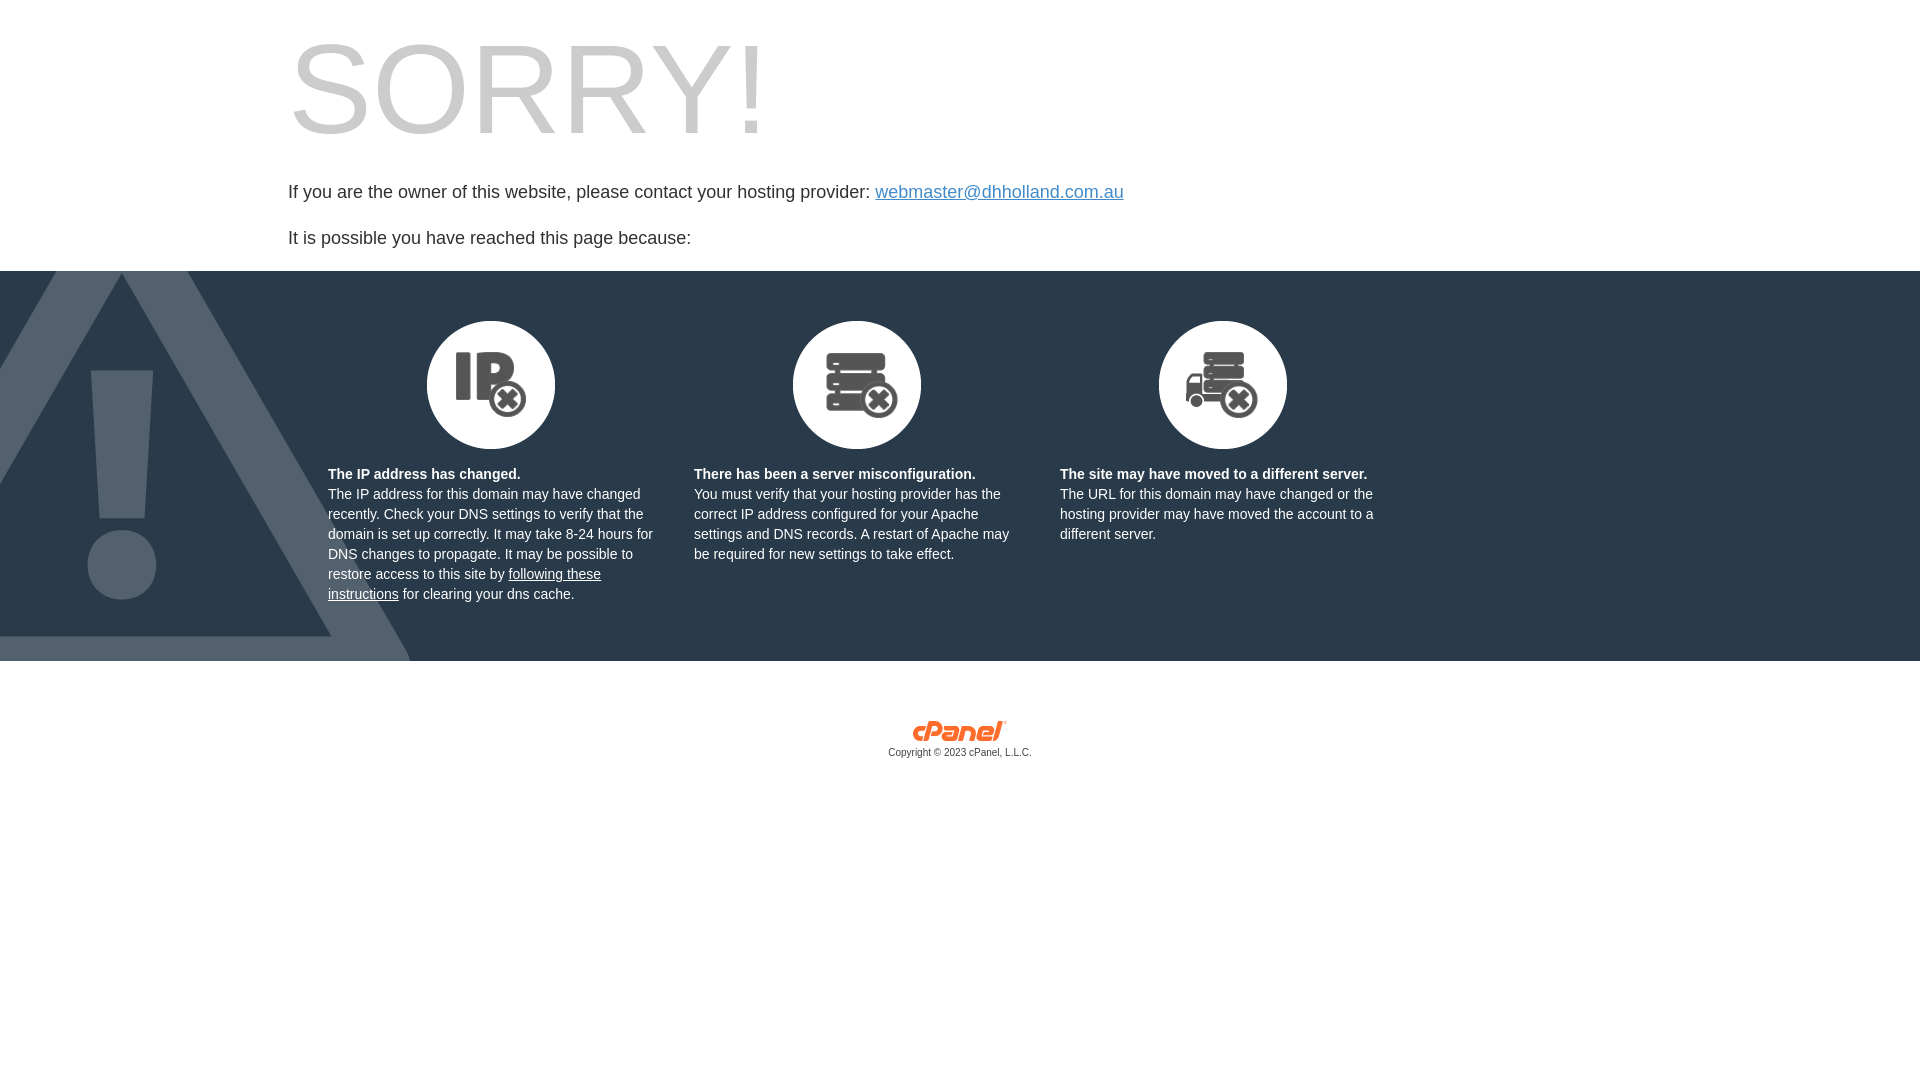  I want to click on 'webmaster@dhholland.com.au', so click(874, 192).